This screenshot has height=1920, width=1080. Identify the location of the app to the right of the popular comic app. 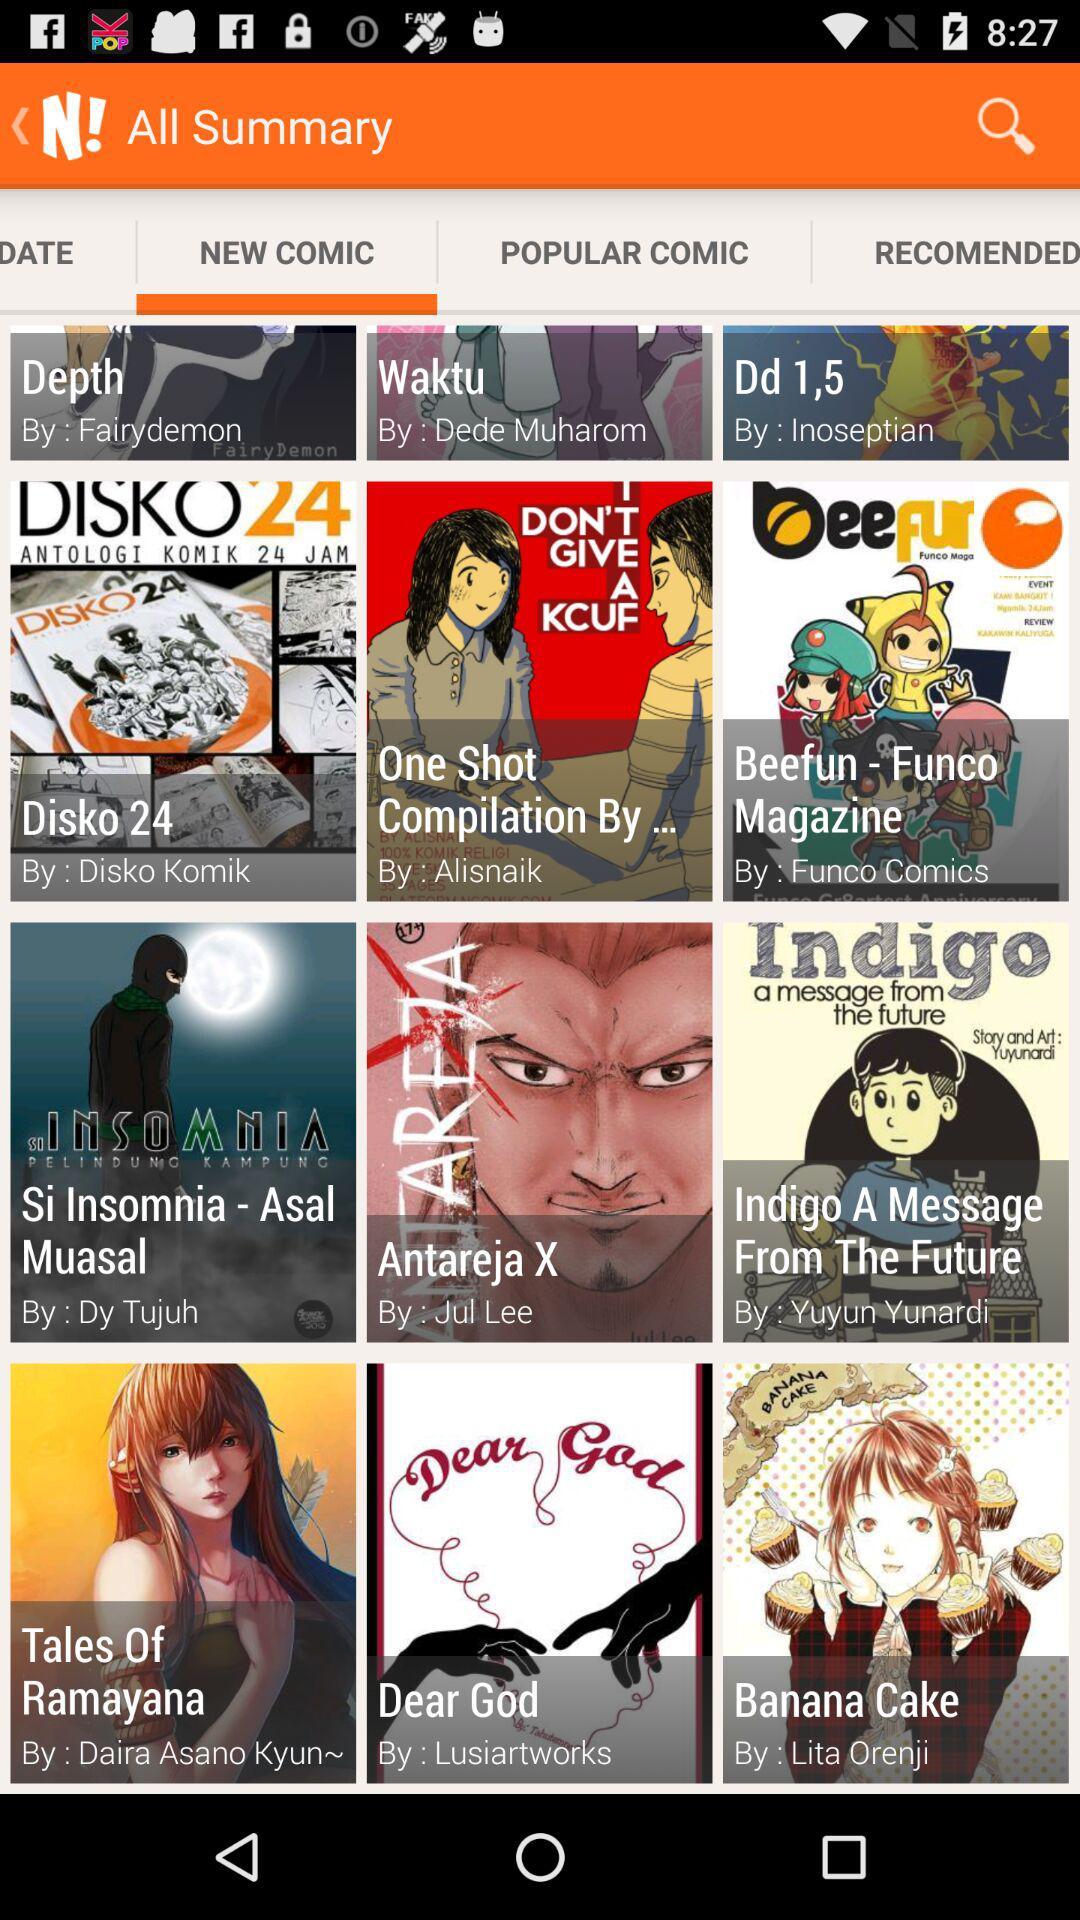
(945, 251).